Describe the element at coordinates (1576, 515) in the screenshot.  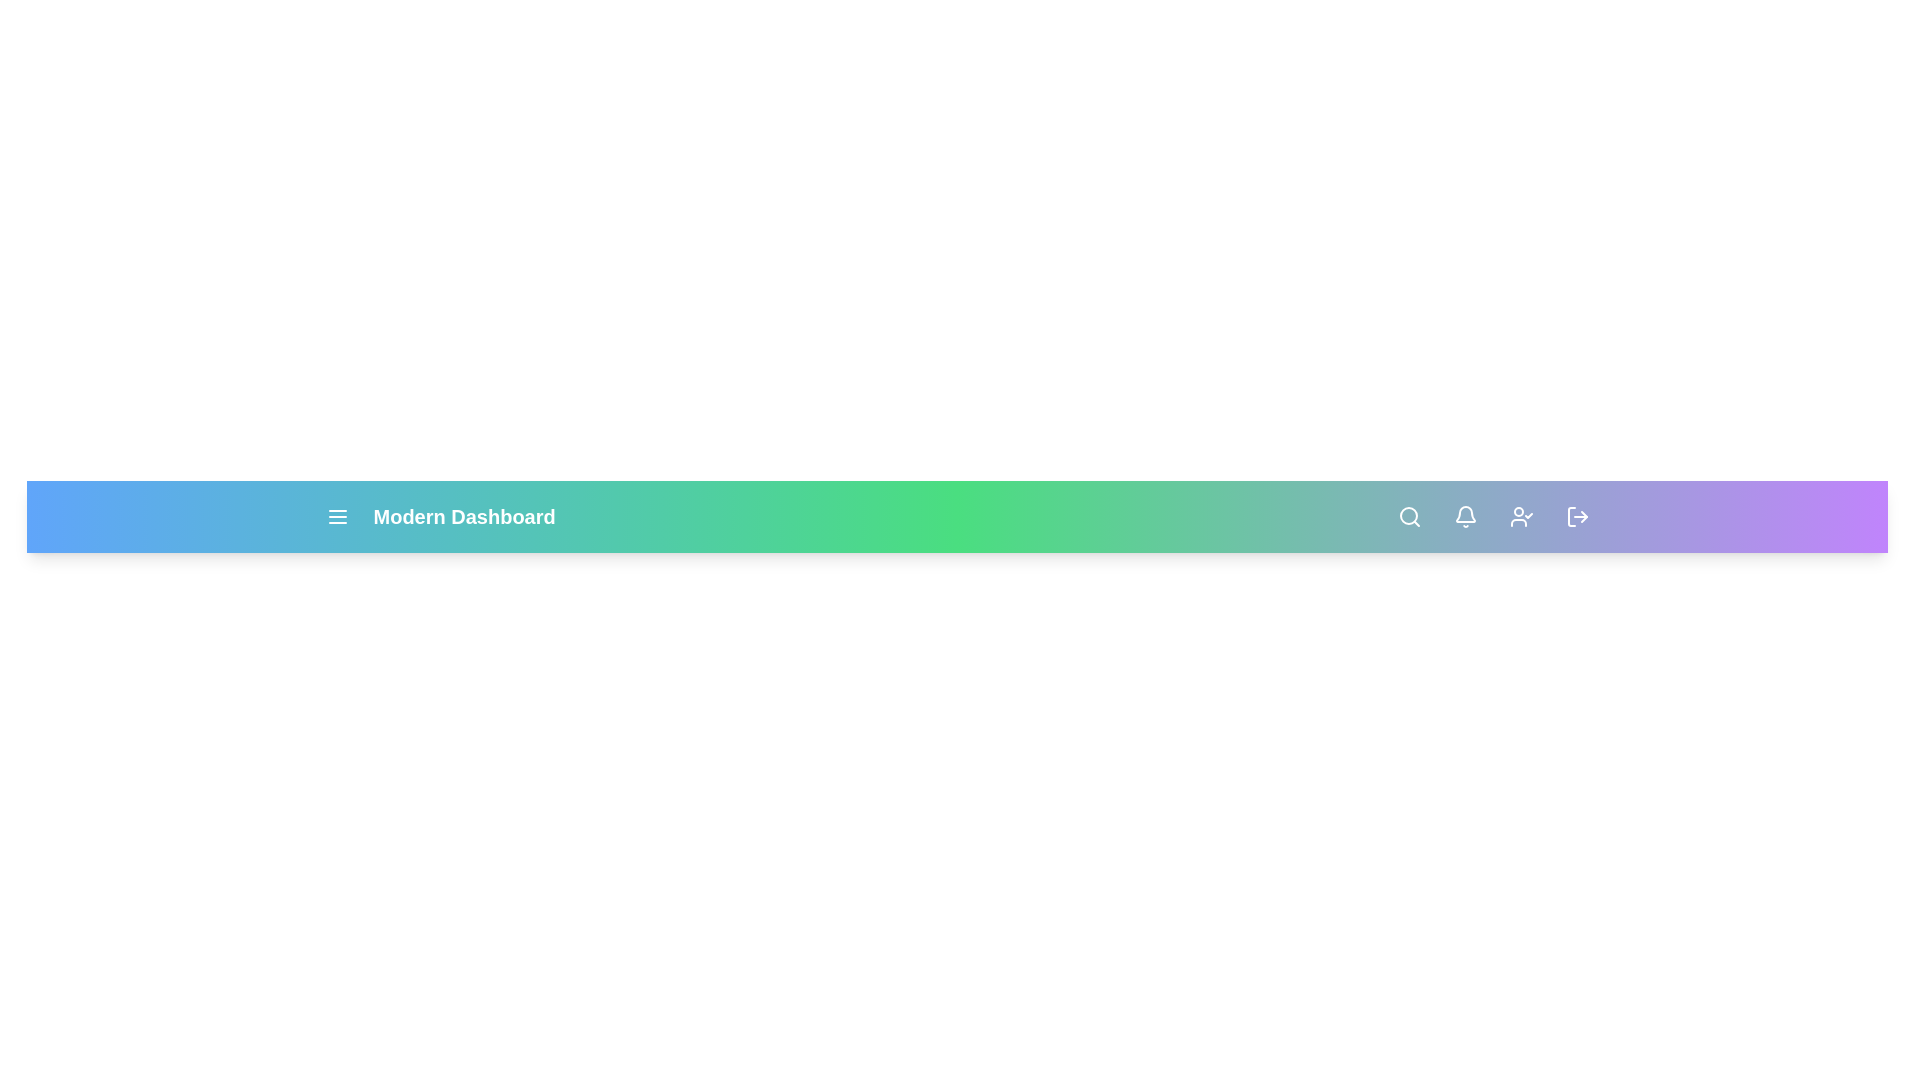
I see `the log-out button to sign out` at that location.